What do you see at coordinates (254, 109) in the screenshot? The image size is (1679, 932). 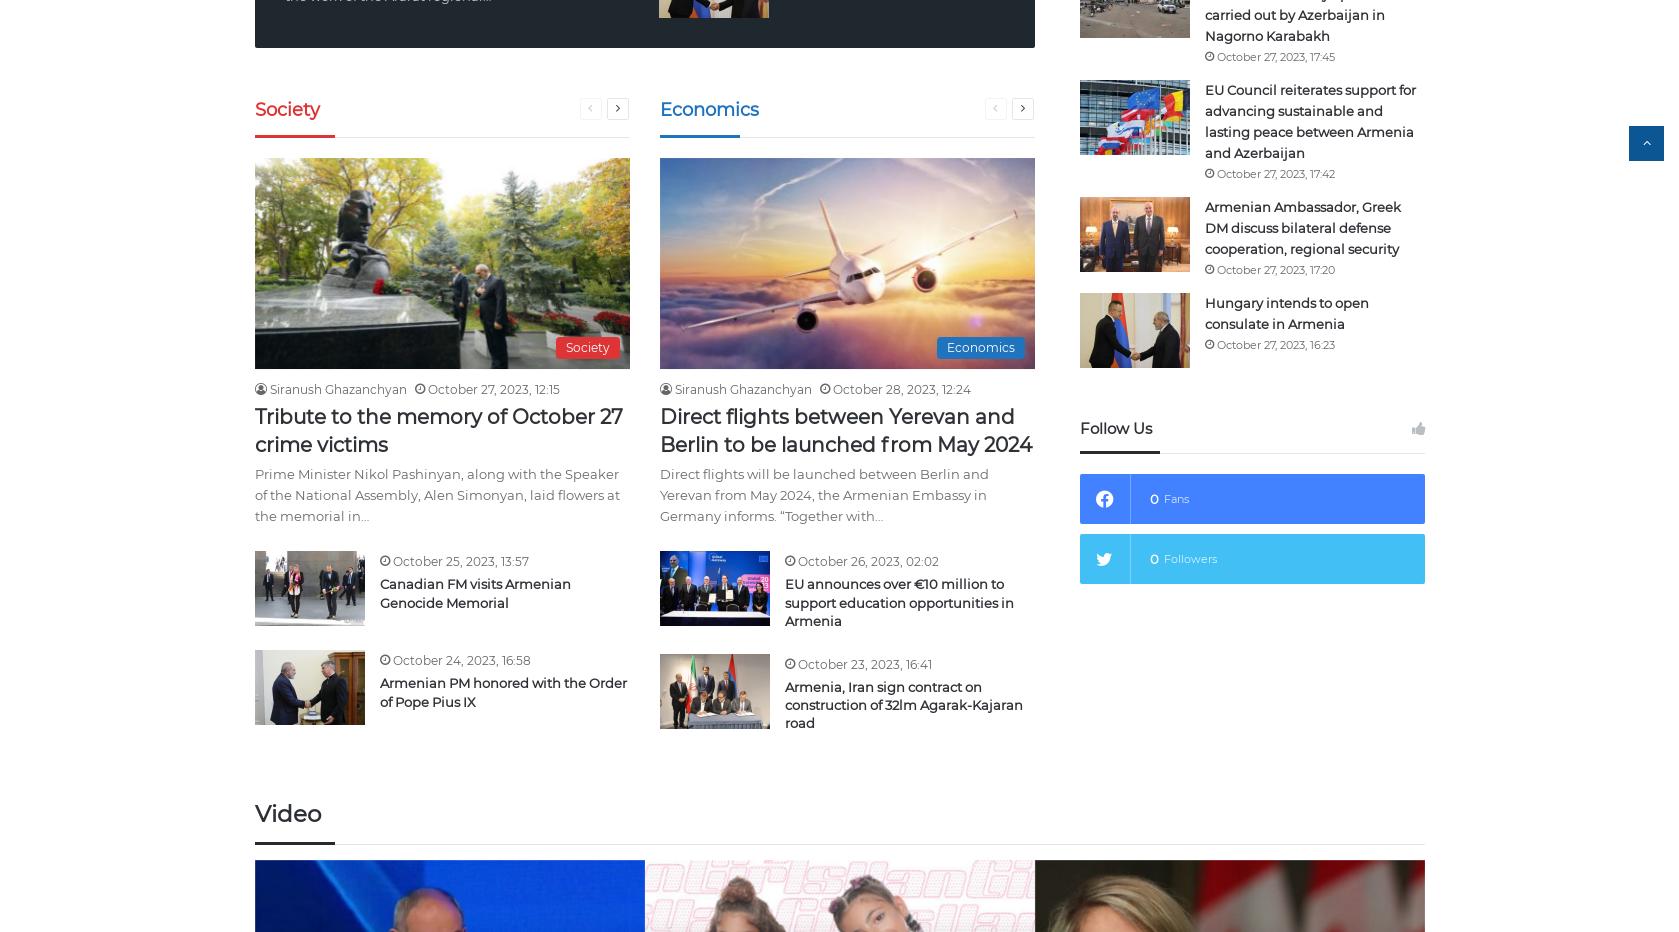 I see `'Society'` at bounding box center [254, 109].